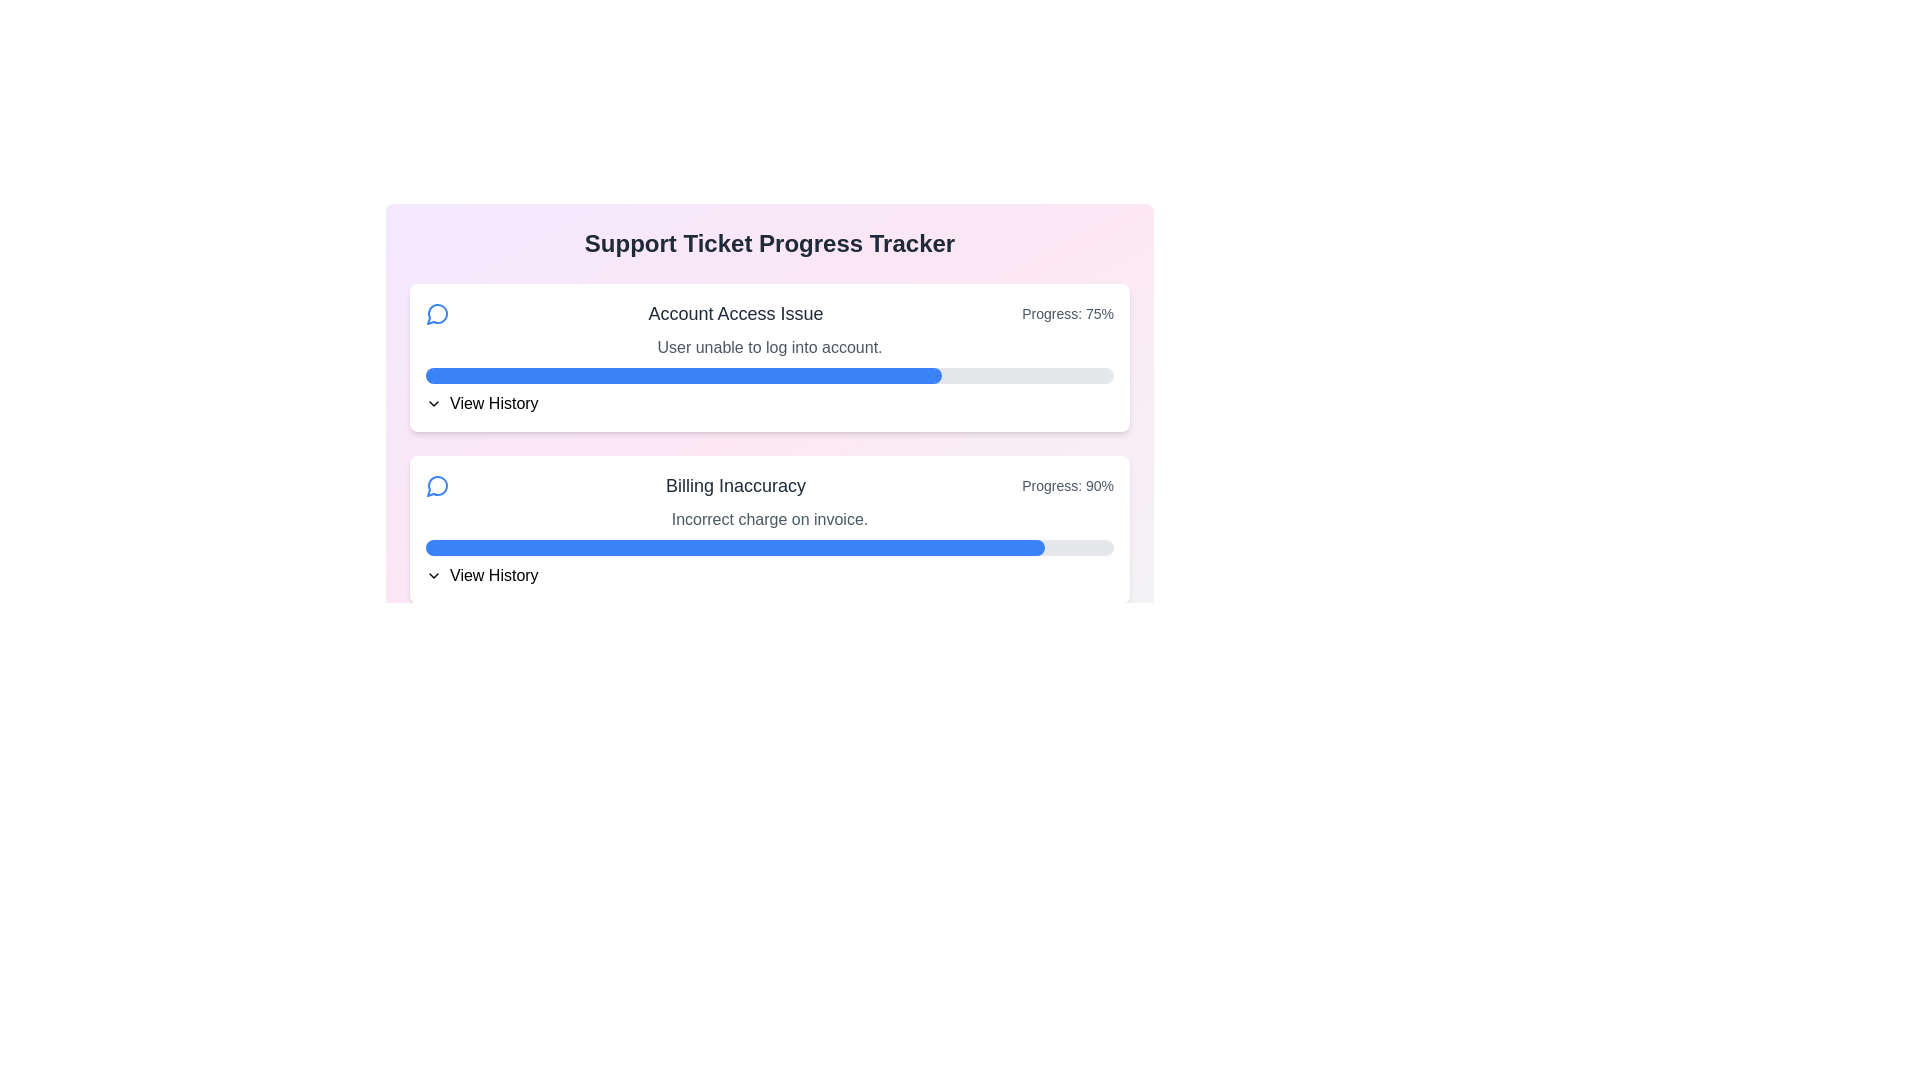  I want to click on the progress indicator bar, which is a horizontally elongated blue bar with rounded ends, located under the 'Billing Inaccuracy' title in the second card of the interface, so click(734, 547).